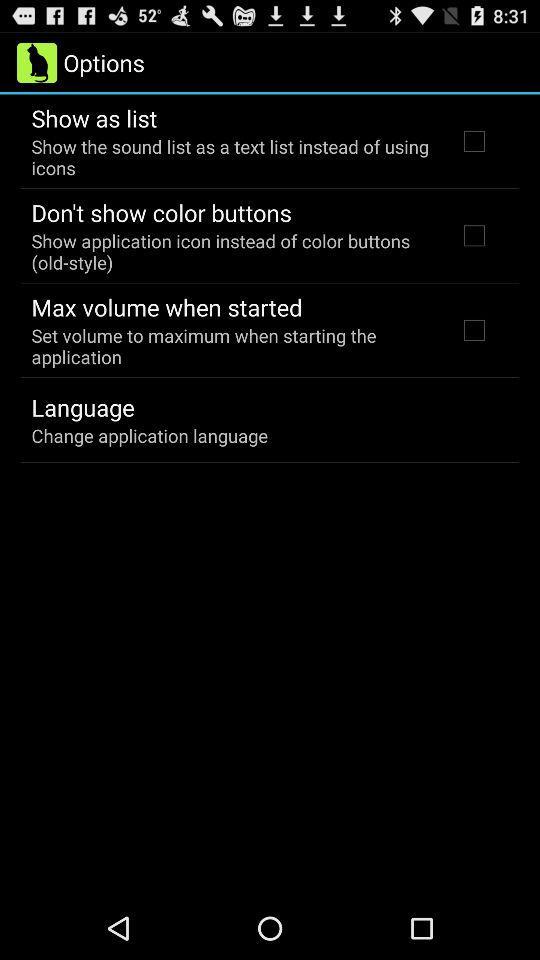 This screenshot has width=540, height=960. Describe the element at coordinates (230, 346) in the screenshot. I see `the icon below max volume when app` at that location.